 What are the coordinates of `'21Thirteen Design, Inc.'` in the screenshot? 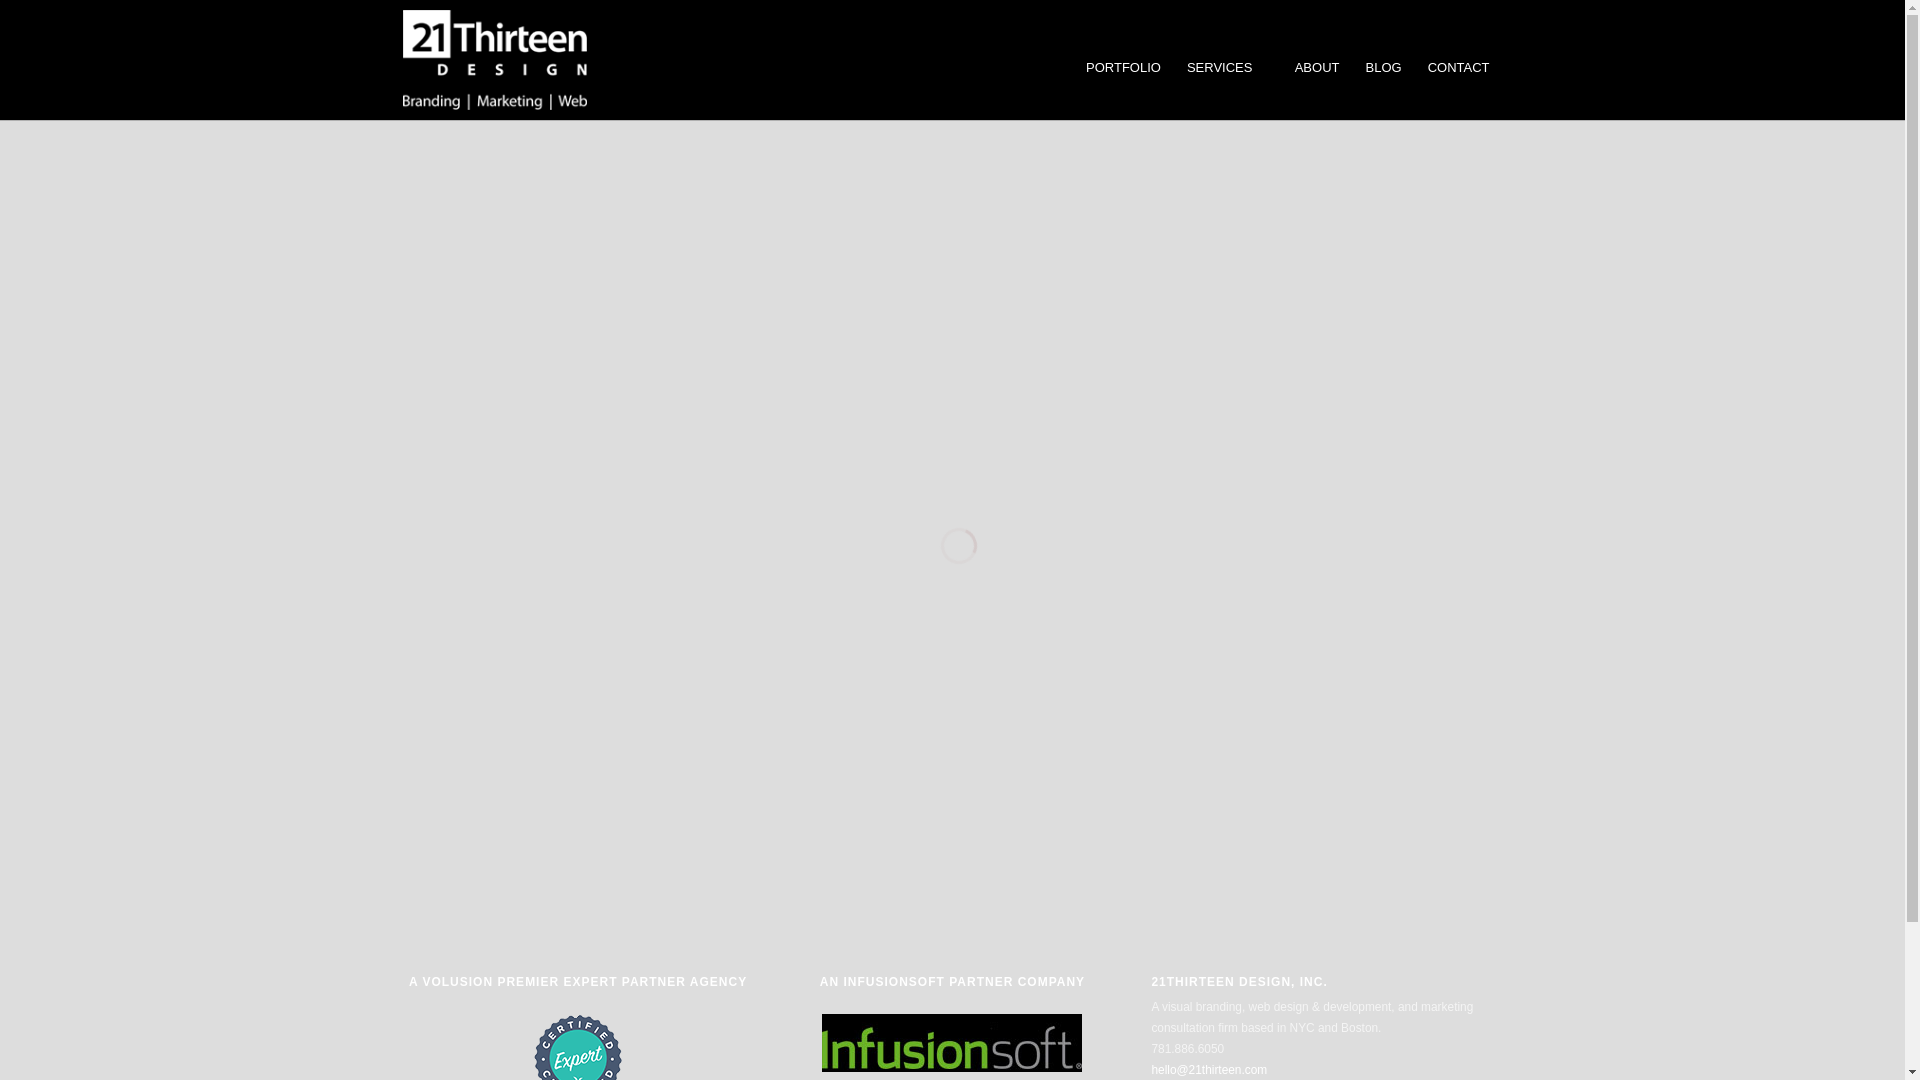 It's located at (494, 59).